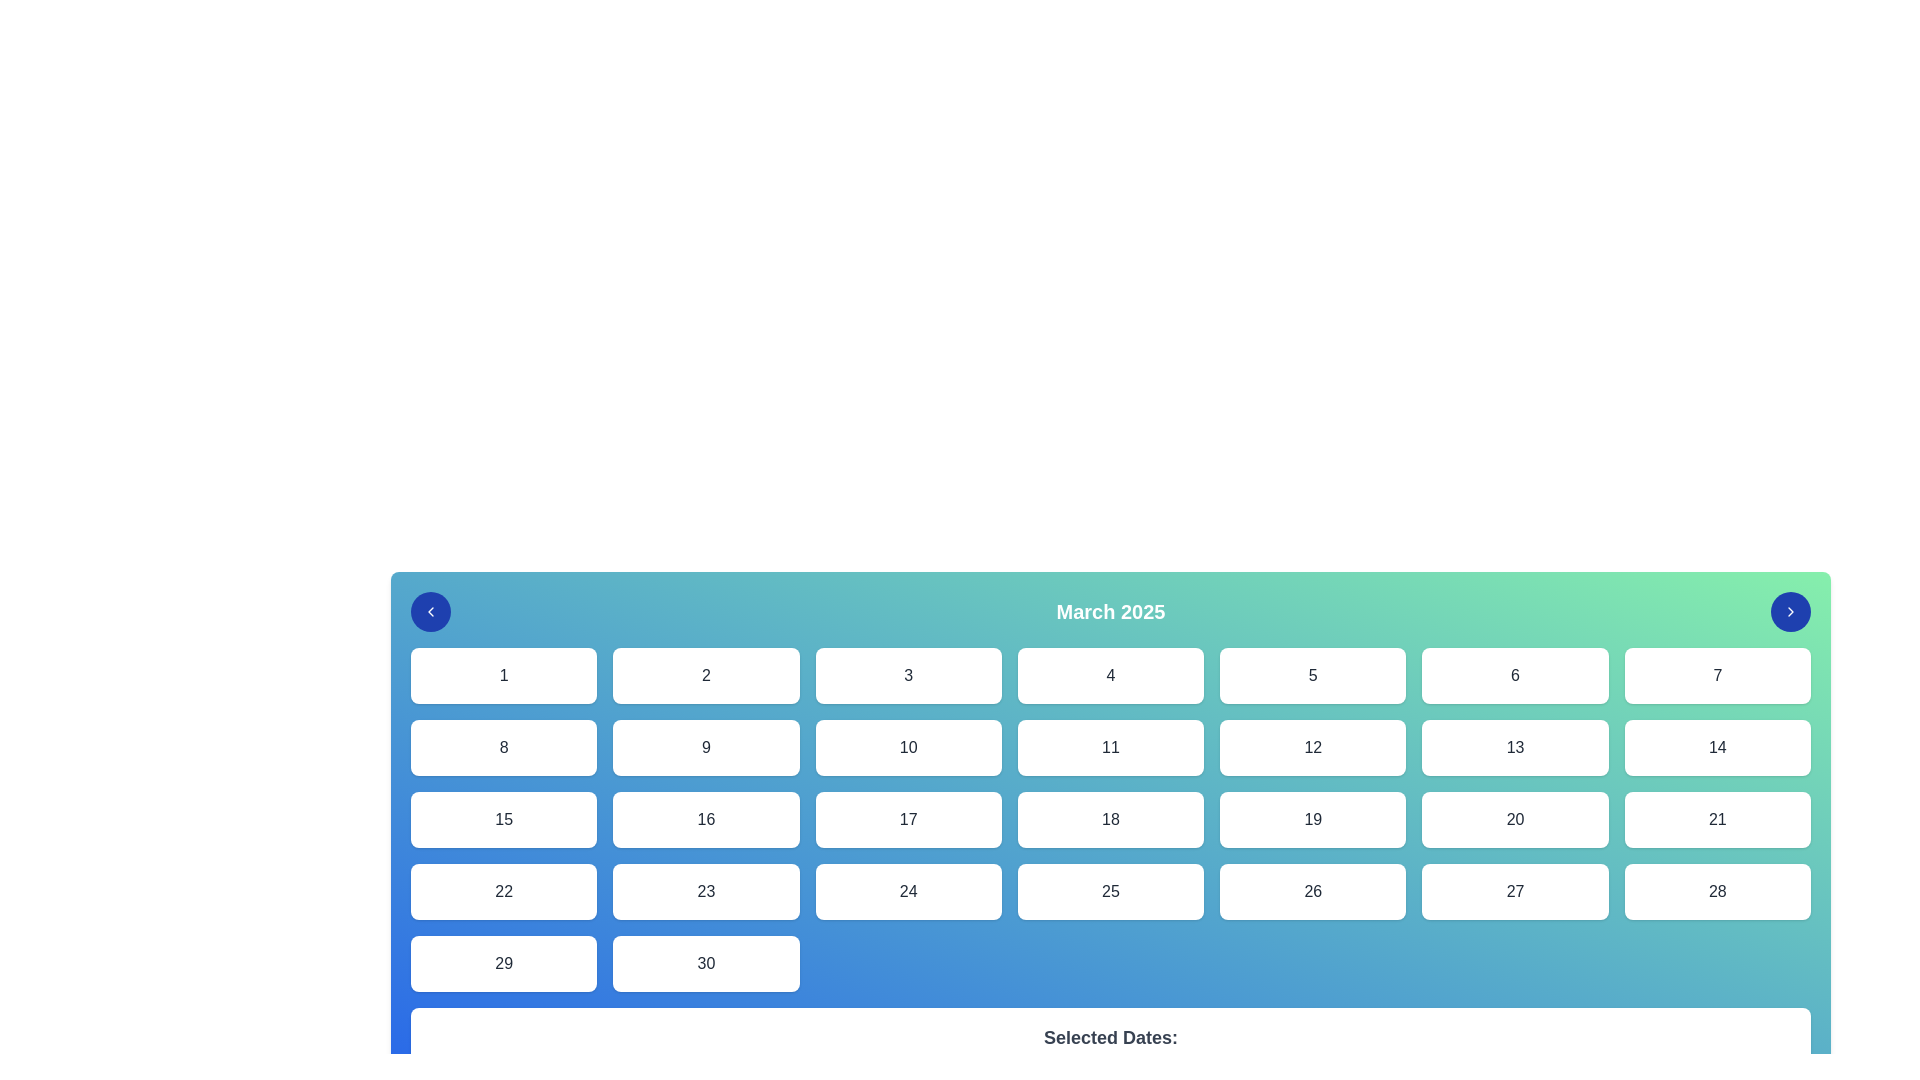 This screenshot has height=1080, width=1920. What do you see at coordinates (1790, 611) in the screenshot?
I see `the circular button with a blue background and a white chevron icon, located at the far right of the row containing 'March 2025'` at bounding box center [1790, 611].